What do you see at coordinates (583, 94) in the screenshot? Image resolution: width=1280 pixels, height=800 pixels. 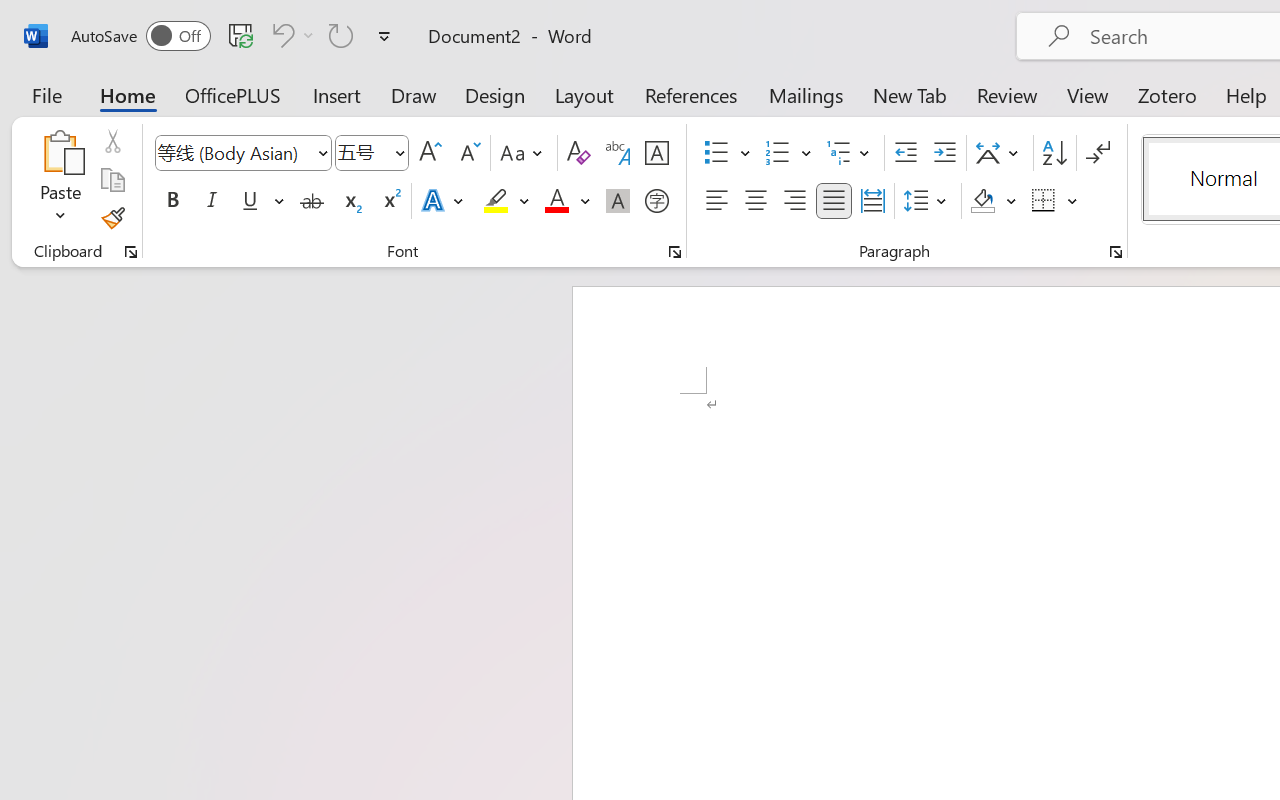 I see `'Layout'` at bounding box center [583, 94].